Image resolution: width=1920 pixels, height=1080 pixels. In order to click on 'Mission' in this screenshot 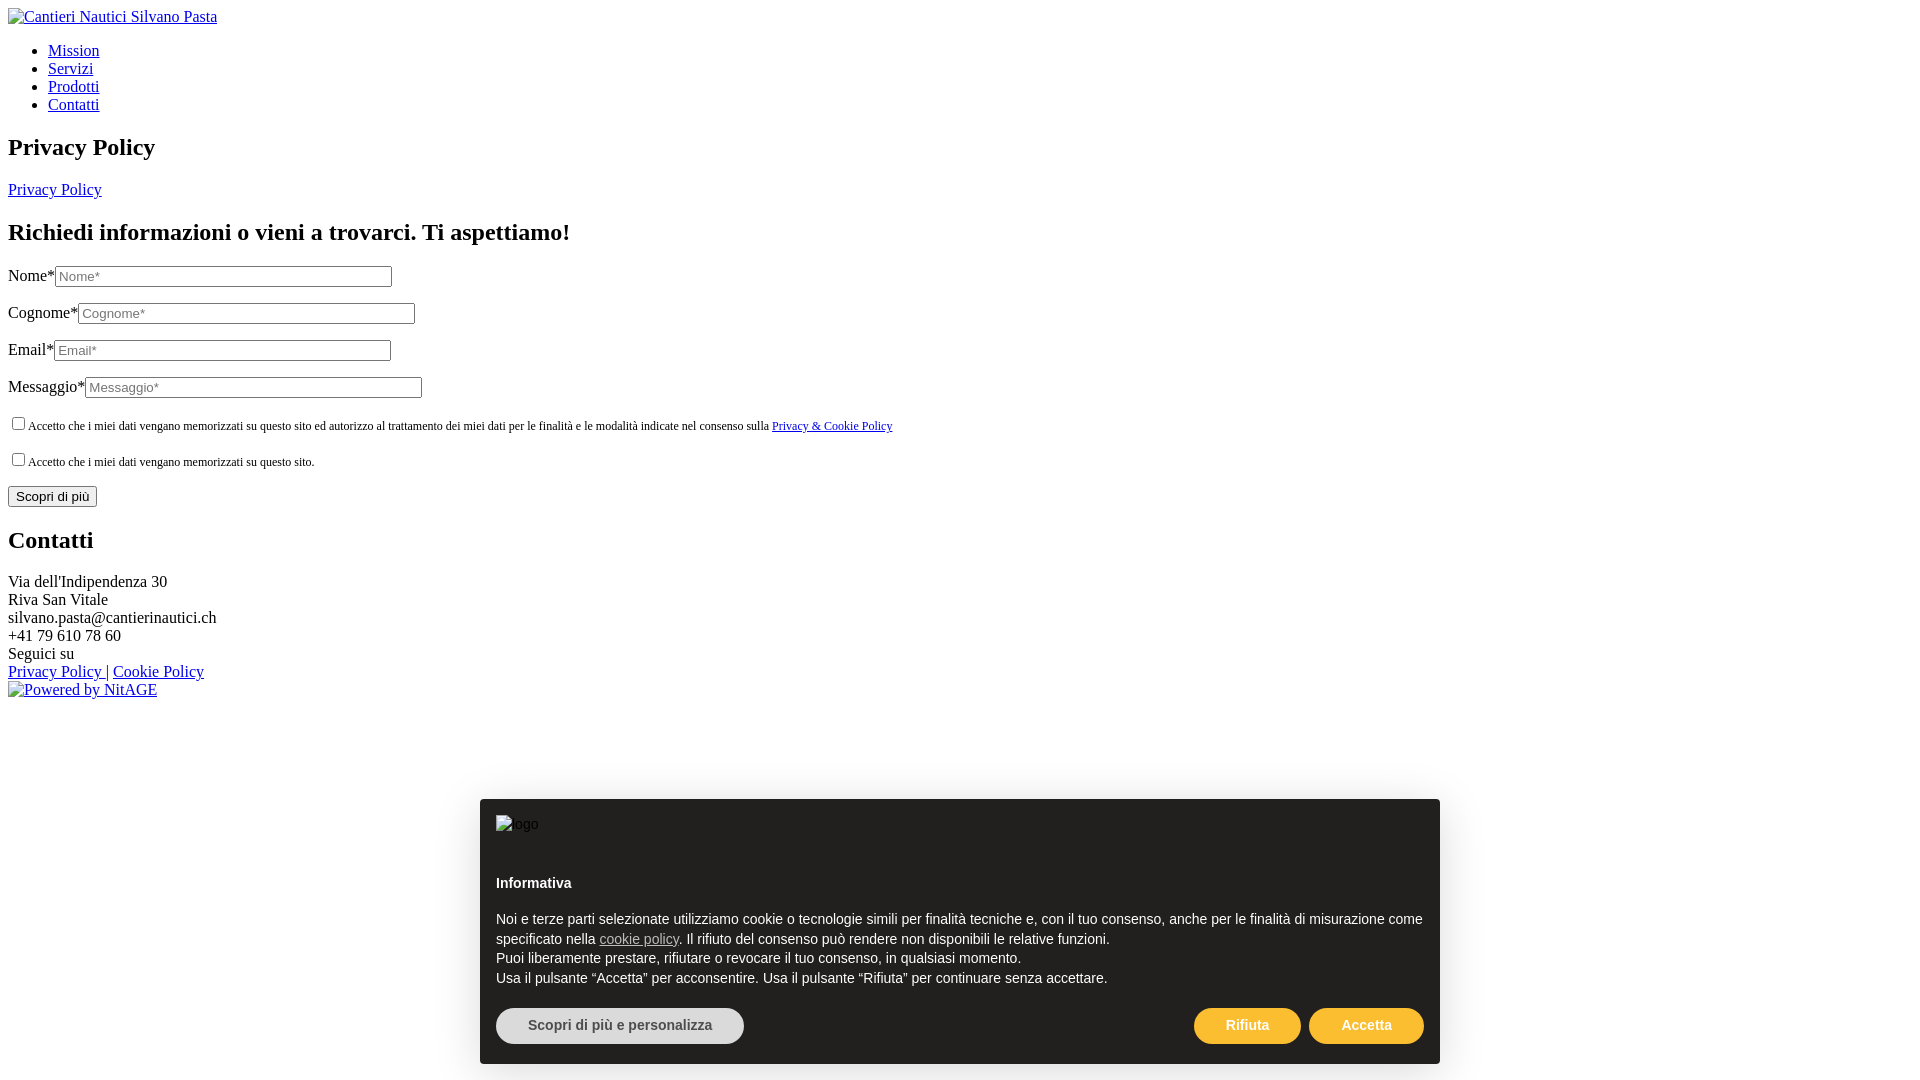, I will do `click(48, 49)`.